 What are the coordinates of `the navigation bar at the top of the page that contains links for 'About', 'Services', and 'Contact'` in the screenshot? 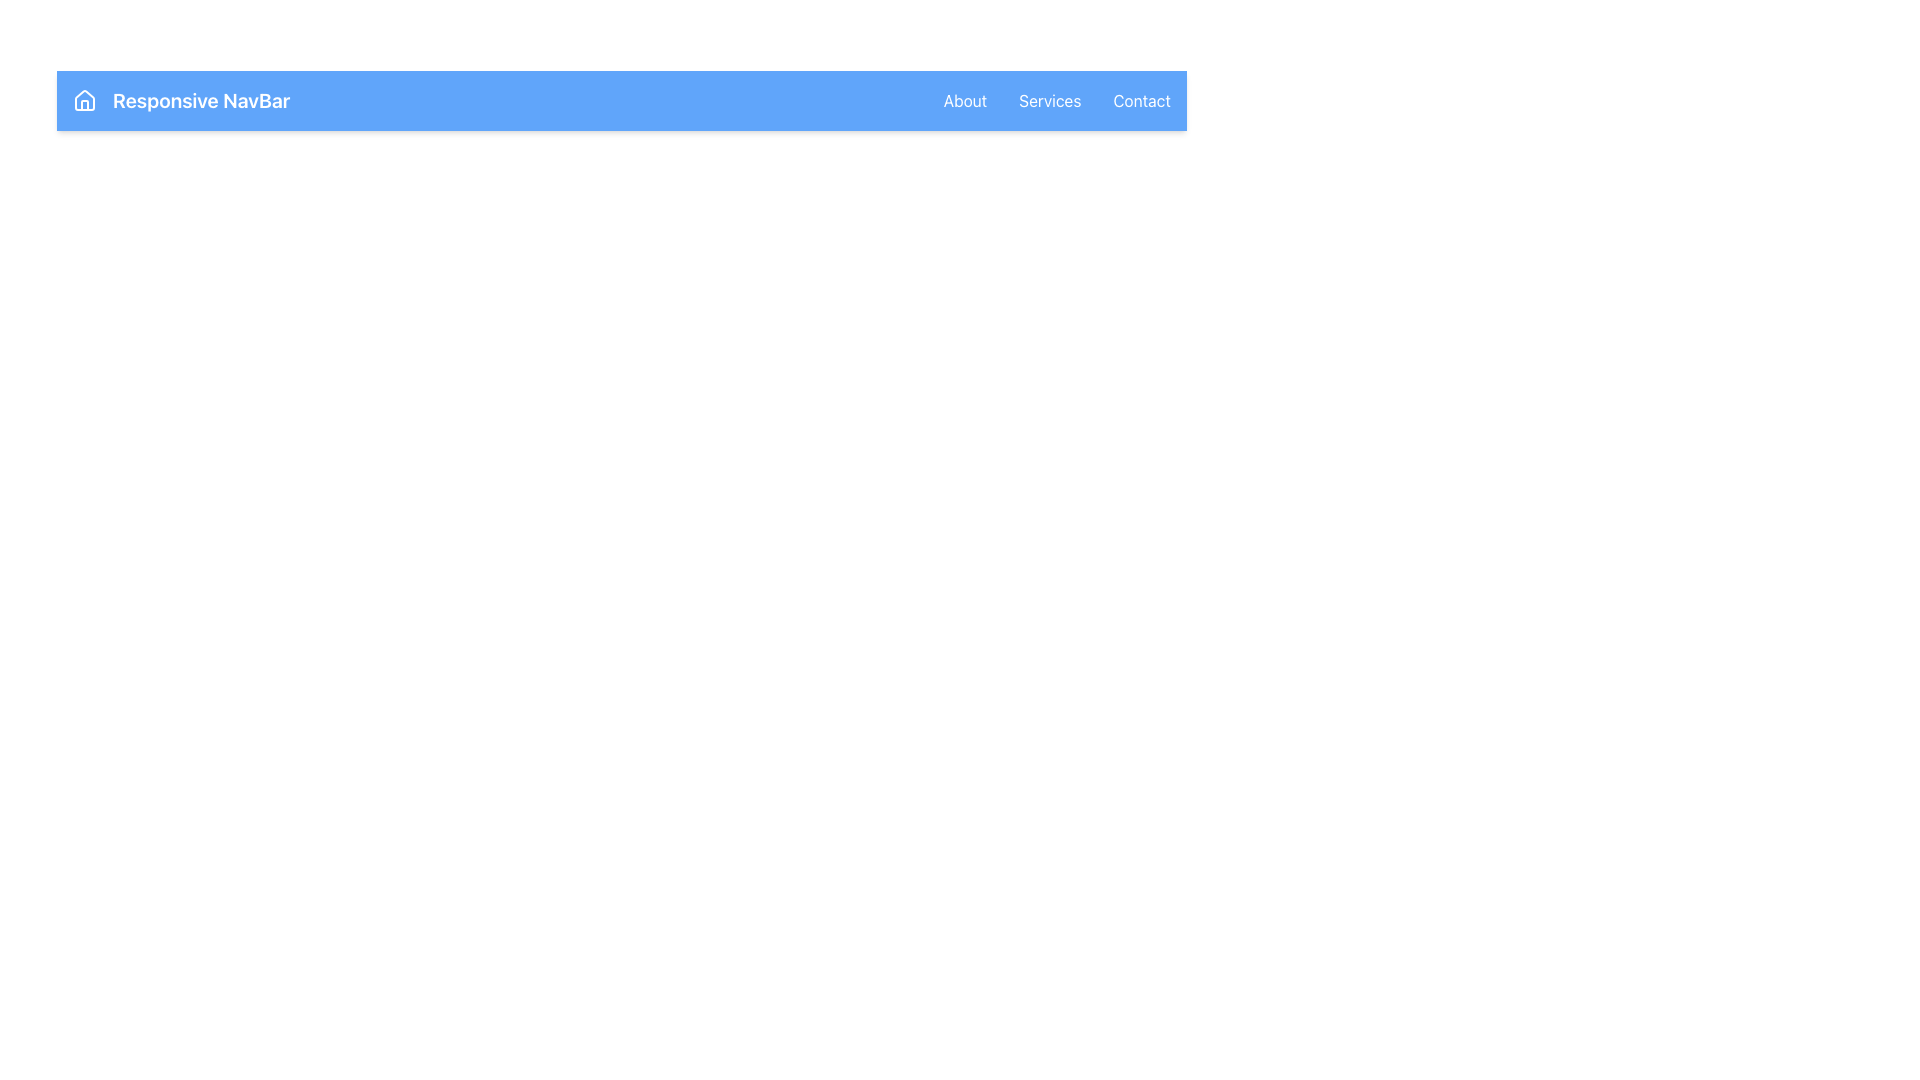 It's located at (621, 100).